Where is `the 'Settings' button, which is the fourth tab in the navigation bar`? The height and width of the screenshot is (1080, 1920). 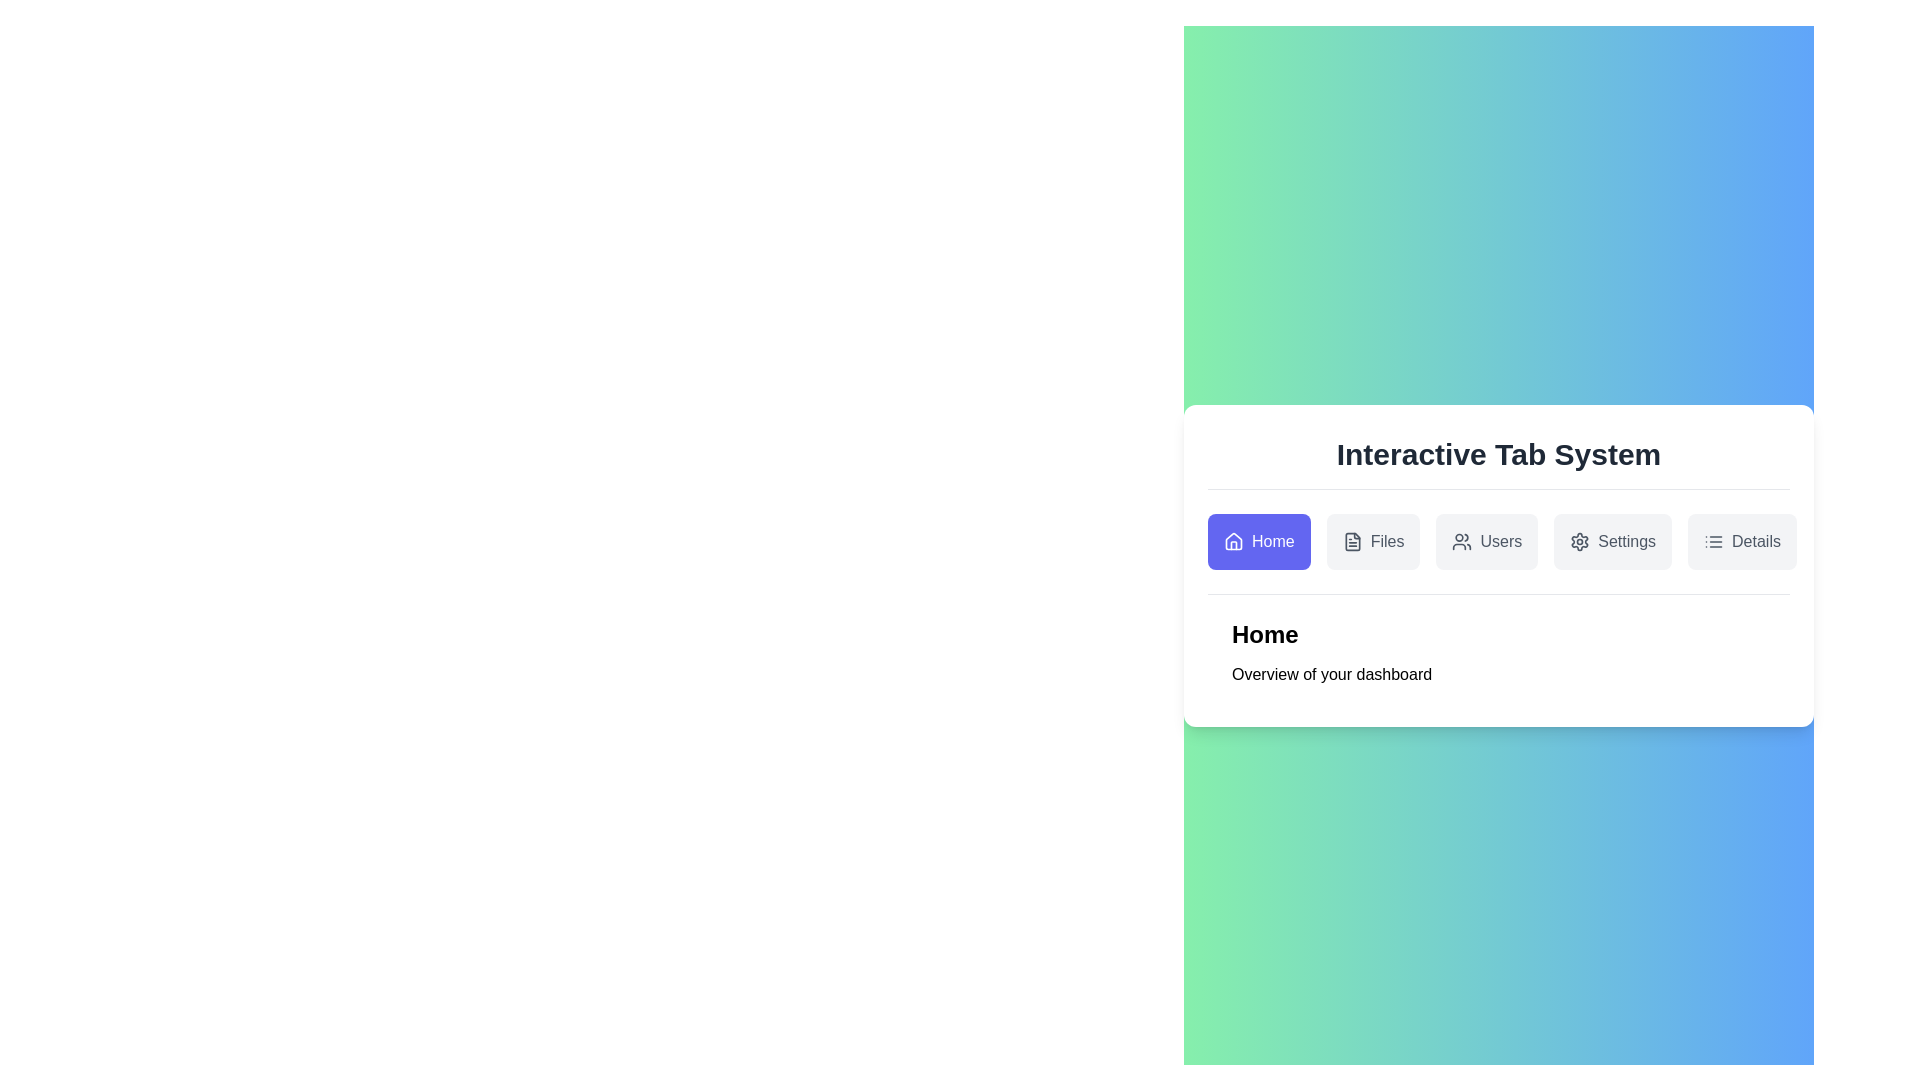
the 'Settings' button, which is the fourth tab in the navigation bar is located at coordinates (1613, 542).